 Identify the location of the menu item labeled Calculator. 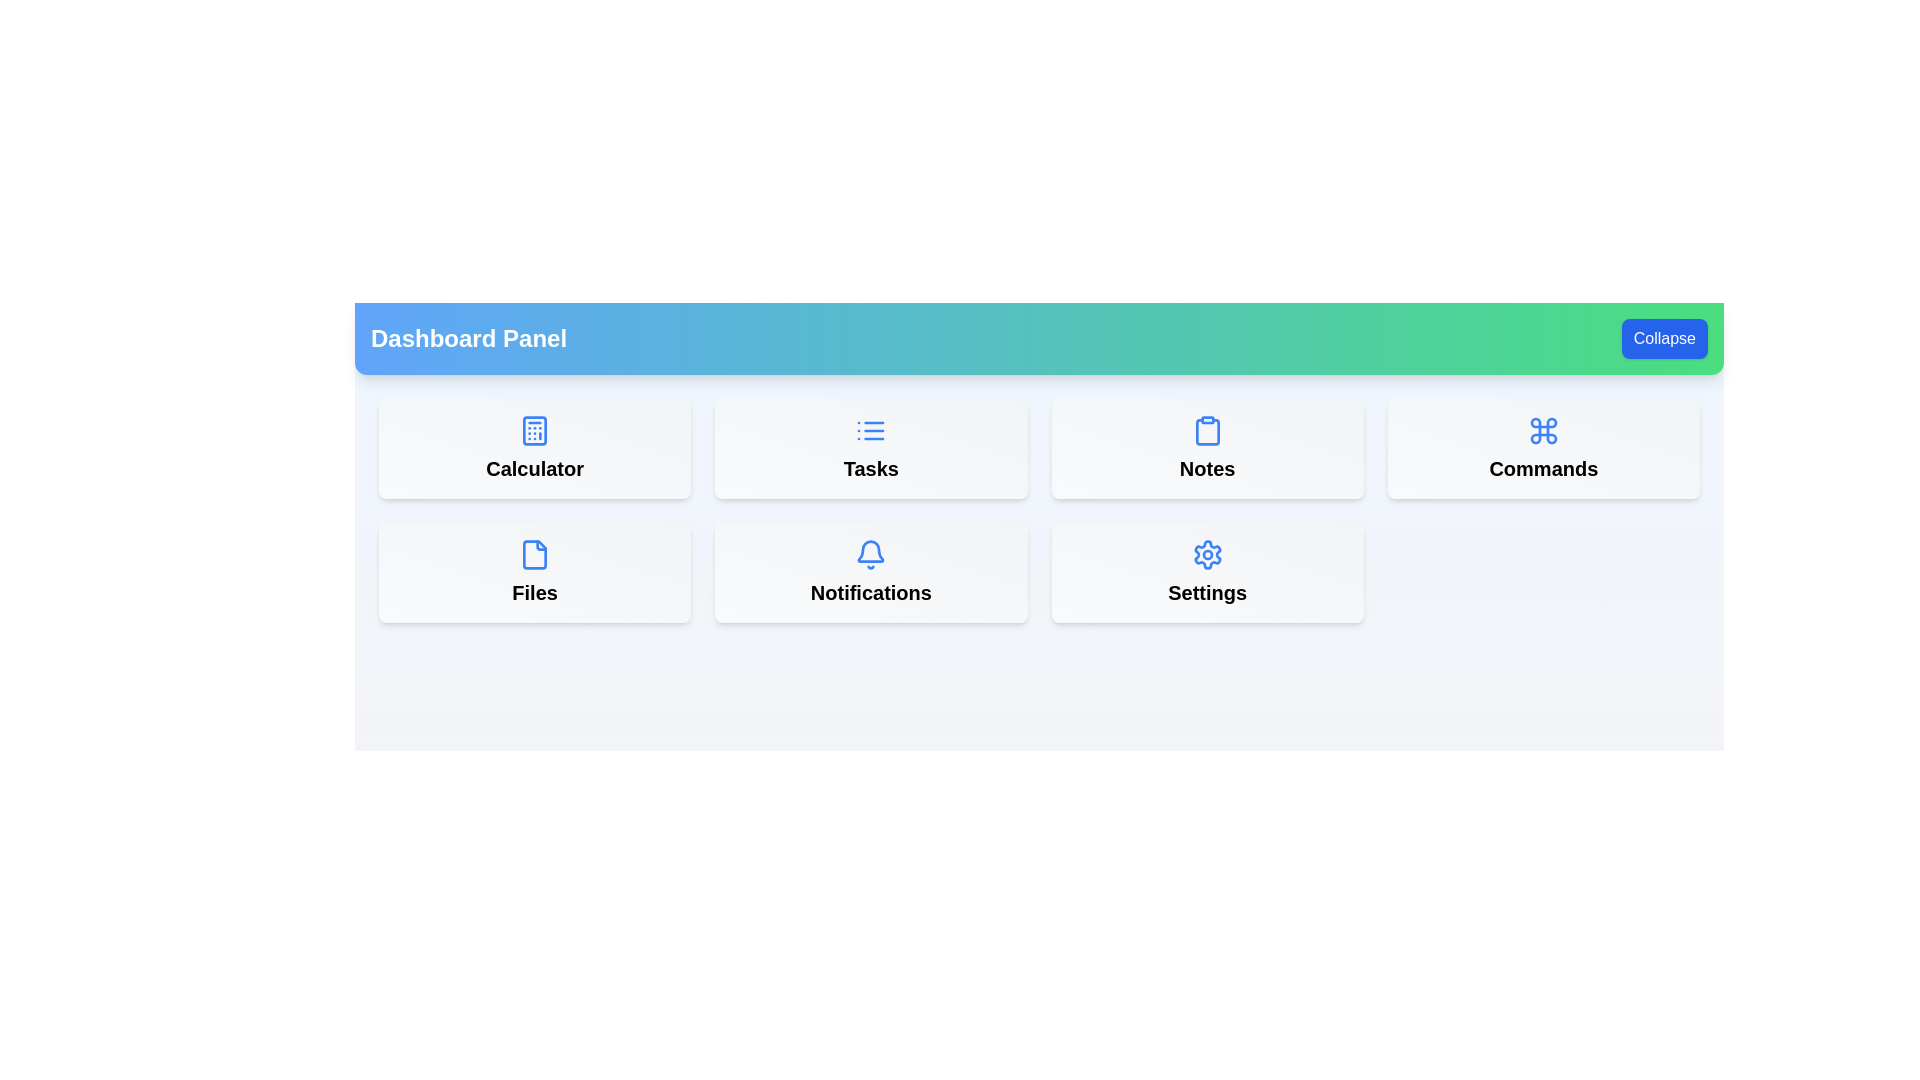
(535, 447).